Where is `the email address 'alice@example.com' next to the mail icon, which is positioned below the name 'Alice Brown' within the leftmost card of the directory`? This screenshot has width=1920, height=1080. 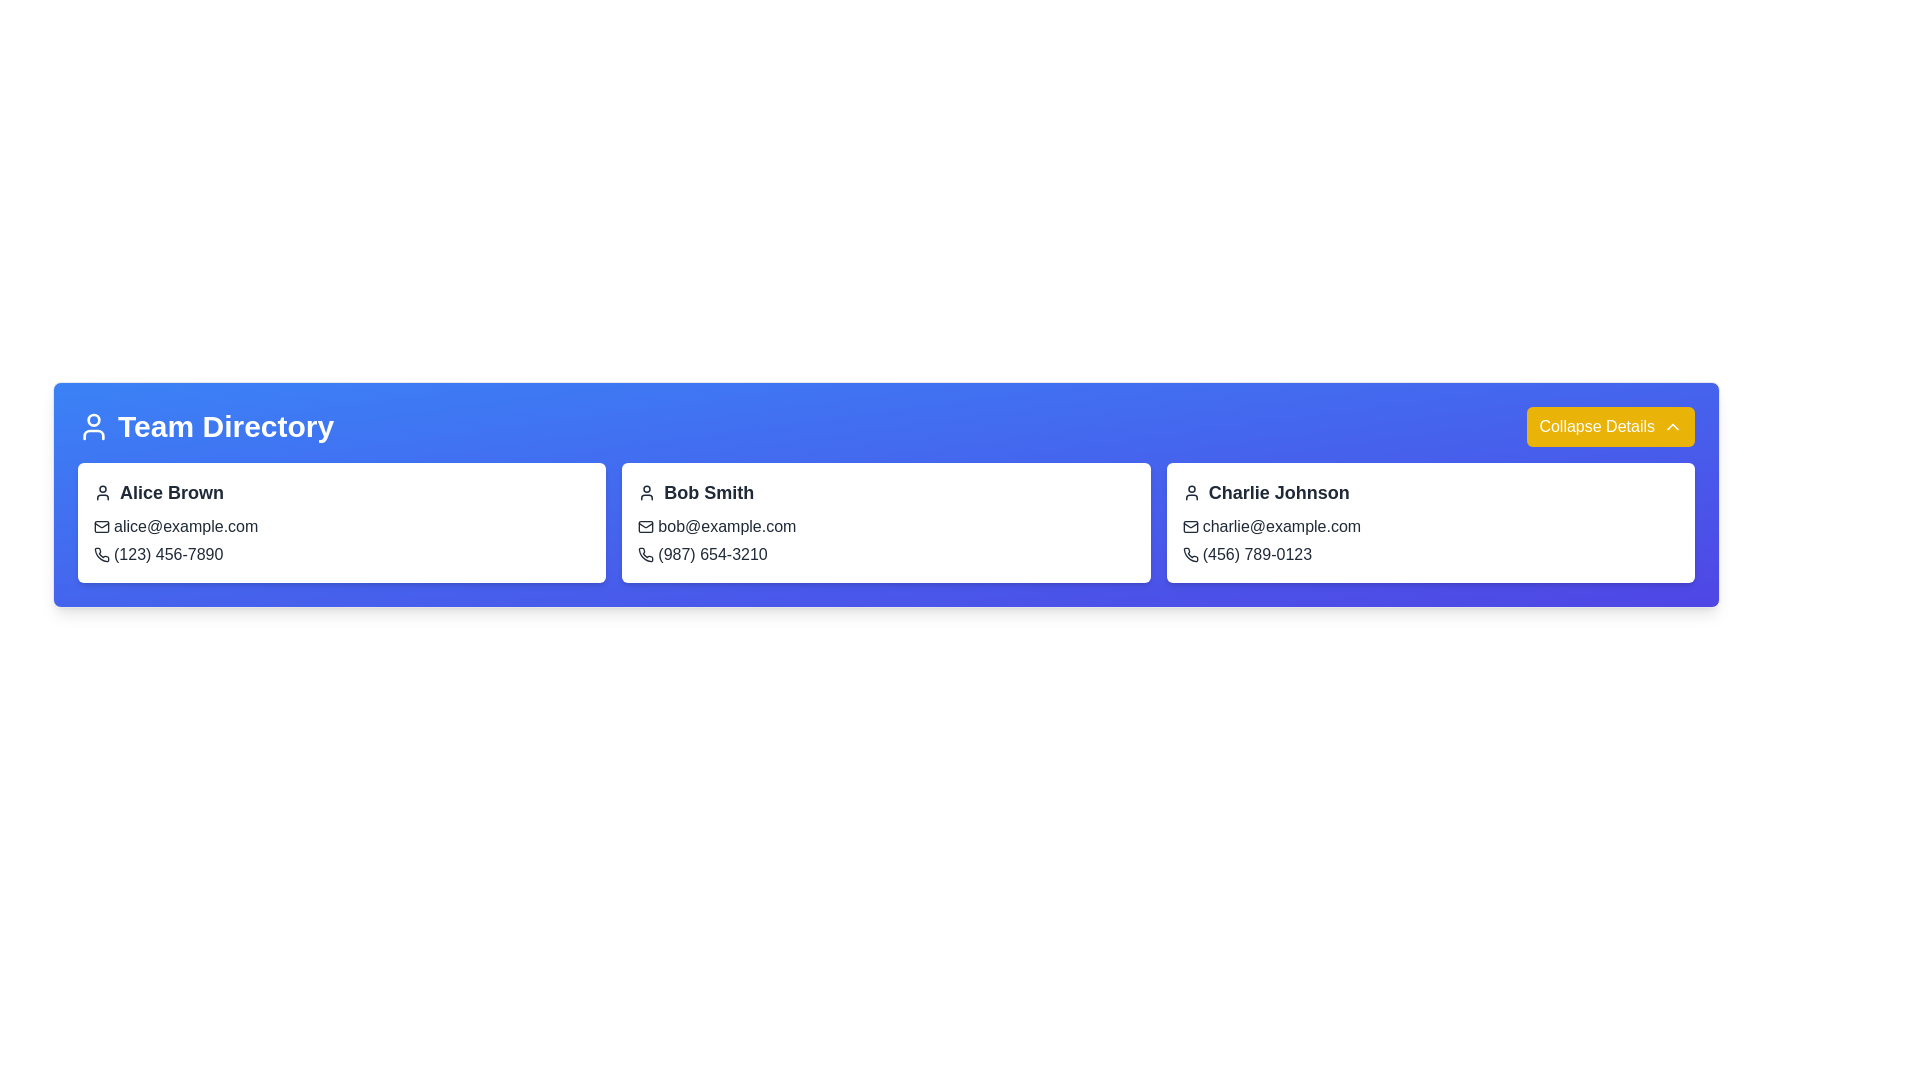 the email address 'alice@example.com' next to the mail icon, which is positioned below the name 'Alice Brown' within the leftmost card of the directory is located at coordinates (176, 526).